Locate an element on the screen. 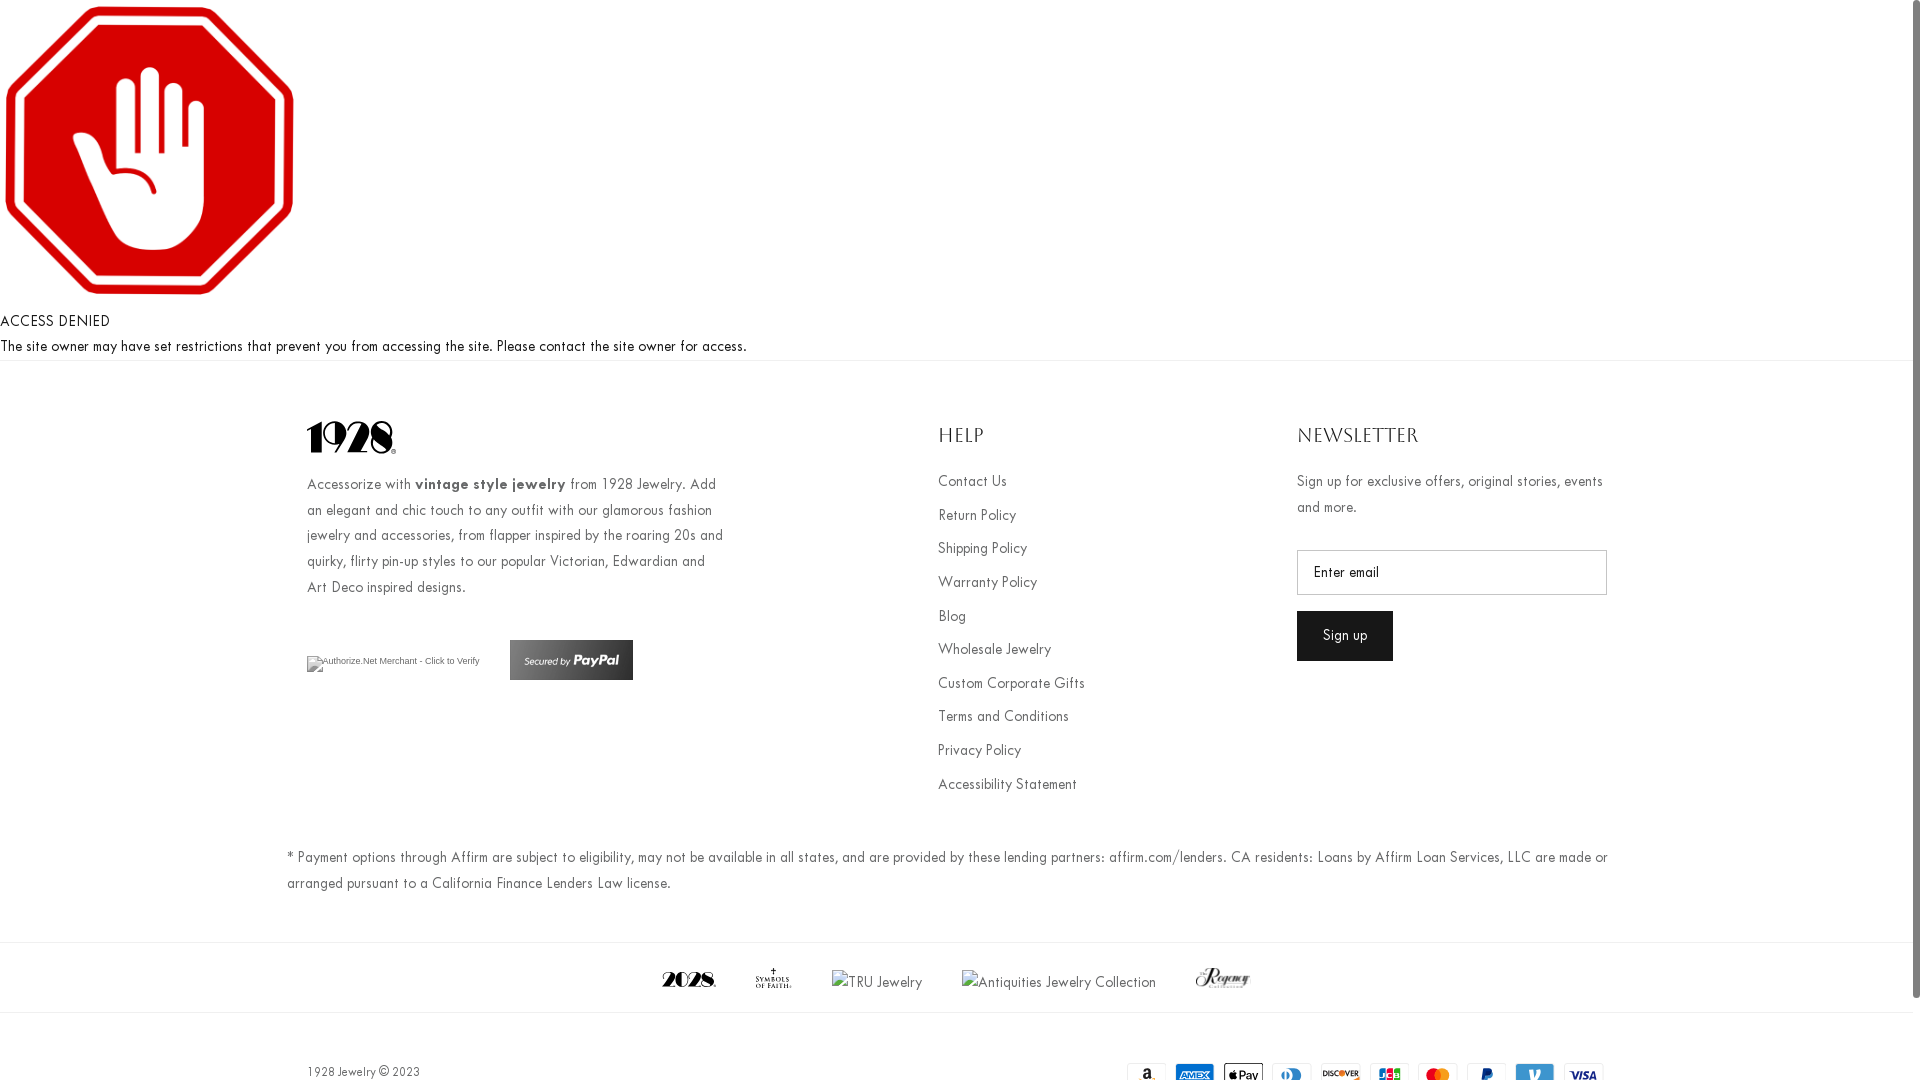  'Terms and Conditions' is located at coordinates (1003, 715).